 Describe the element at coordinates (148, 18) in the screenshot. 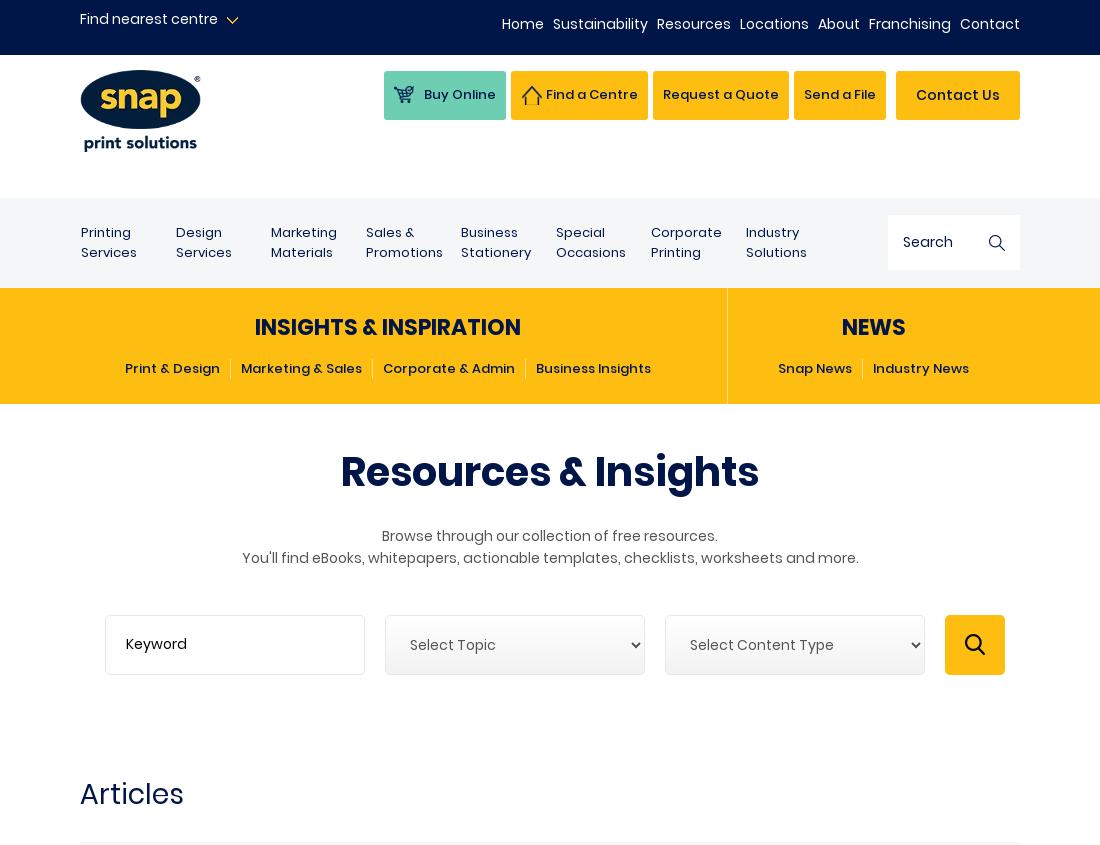

I see `'Find nearest centre'` at that location.